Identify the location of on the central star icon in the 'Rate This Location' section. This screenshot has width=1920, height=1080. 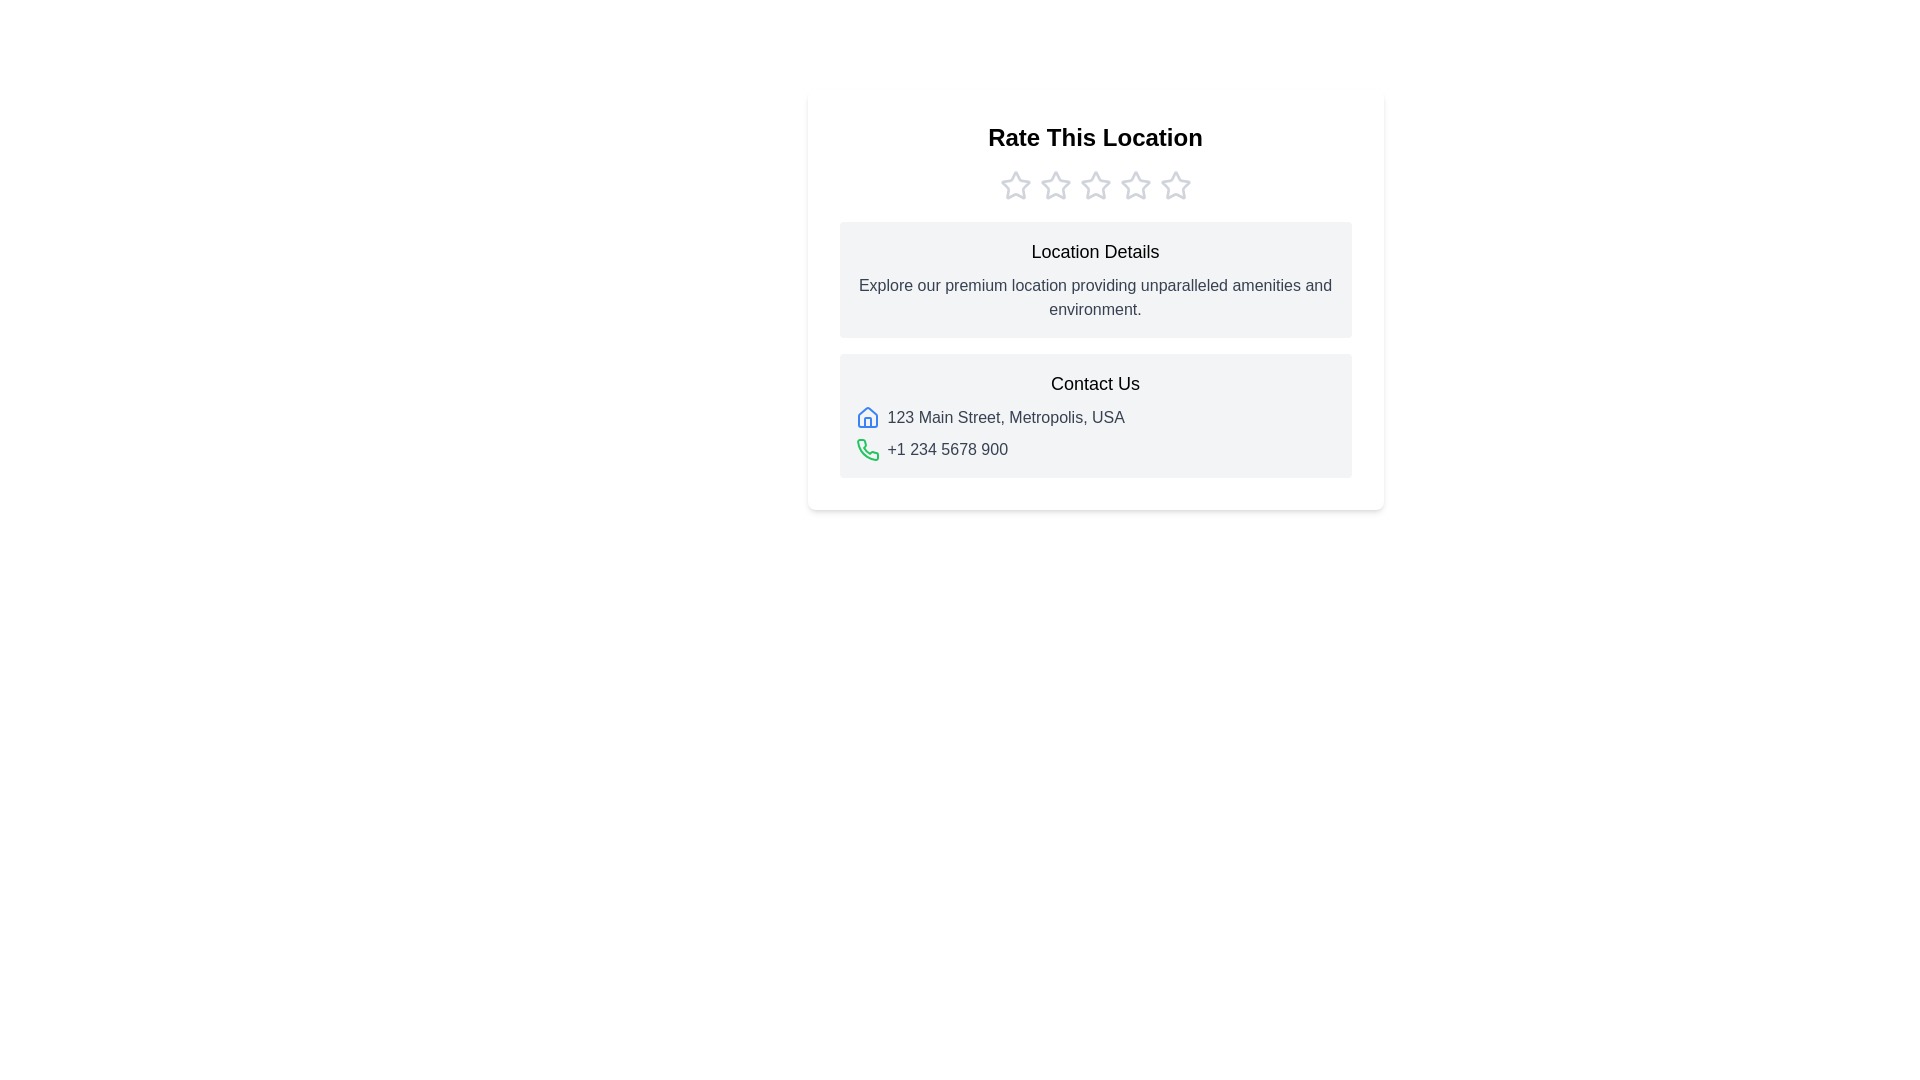
(1094, 185).